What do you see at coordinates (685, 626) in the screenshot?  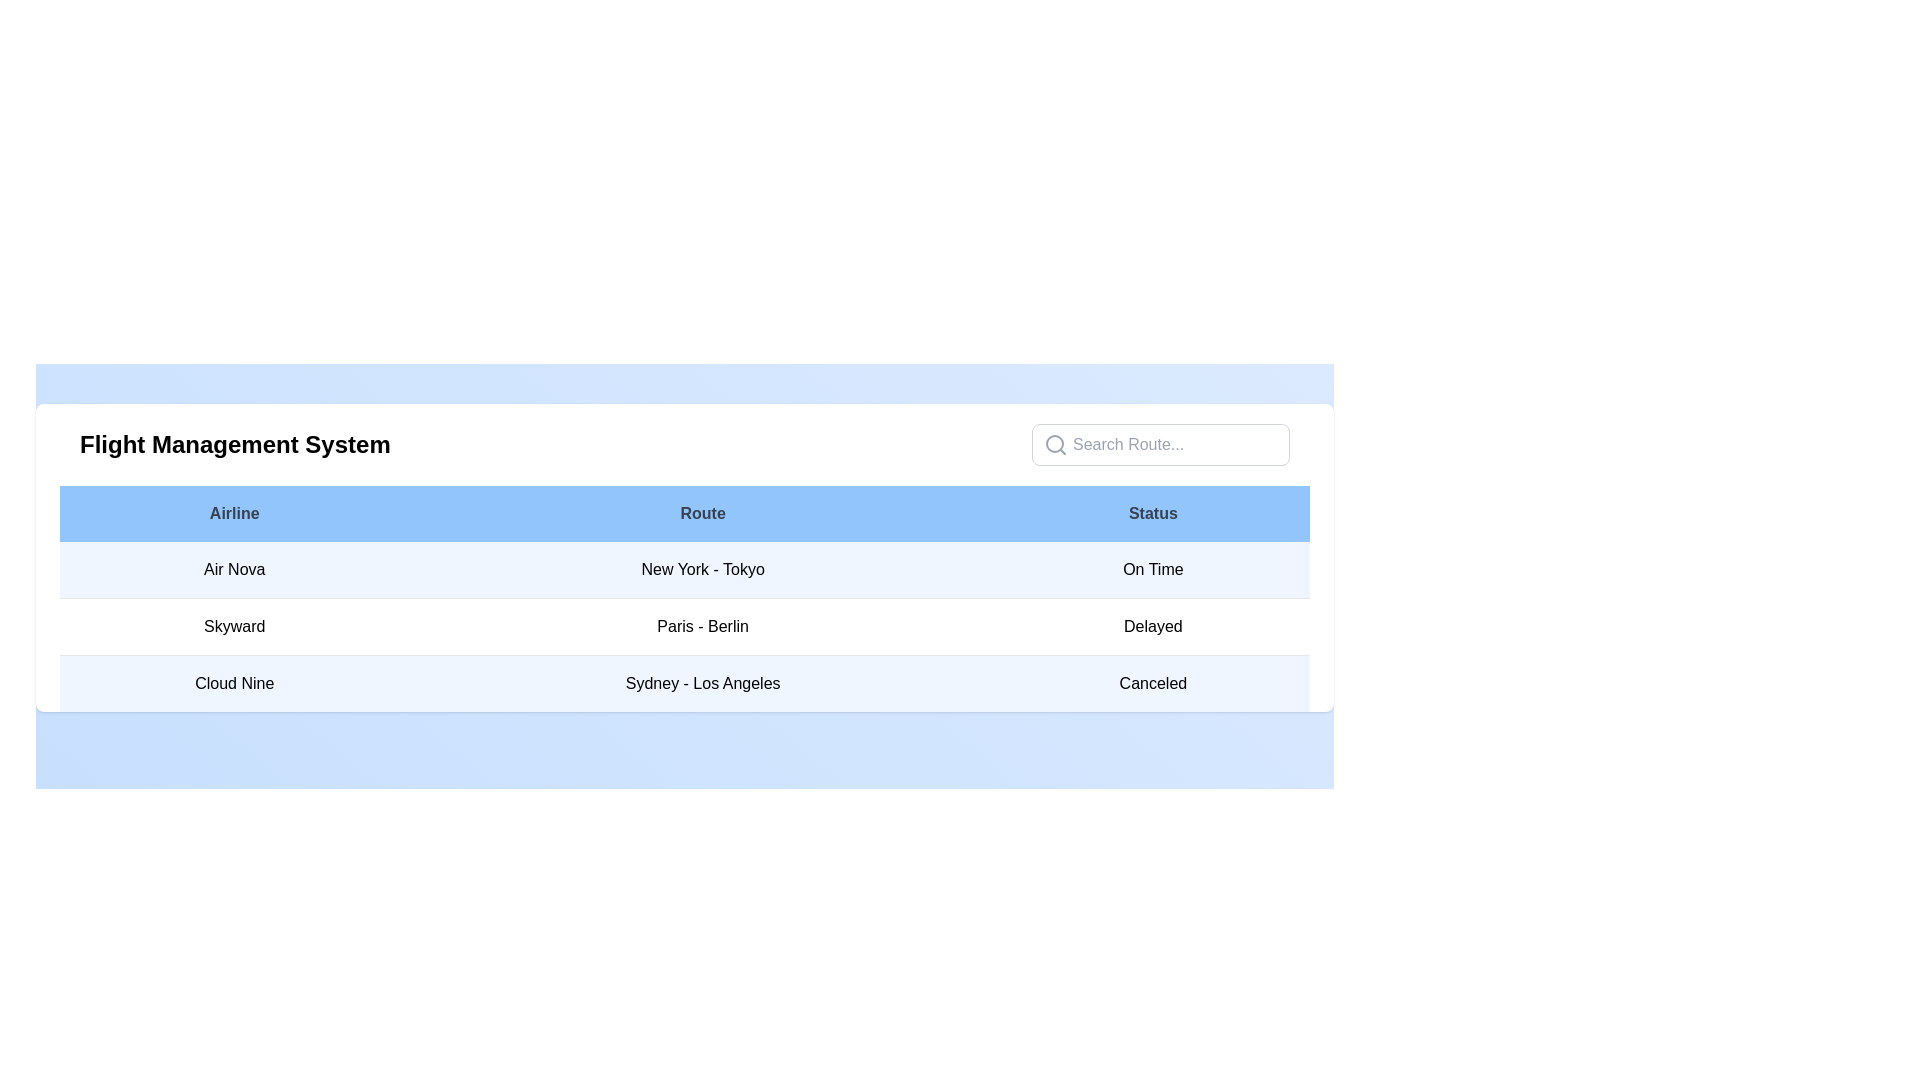 I see `text in the second row of the flight details table, which is positioned between 'Air Nova - New York - Tokyo - On Time' above and 'Cloud Nine - Sydney - Los Angeles - Canceled' below` at bounding box center [685, 626].